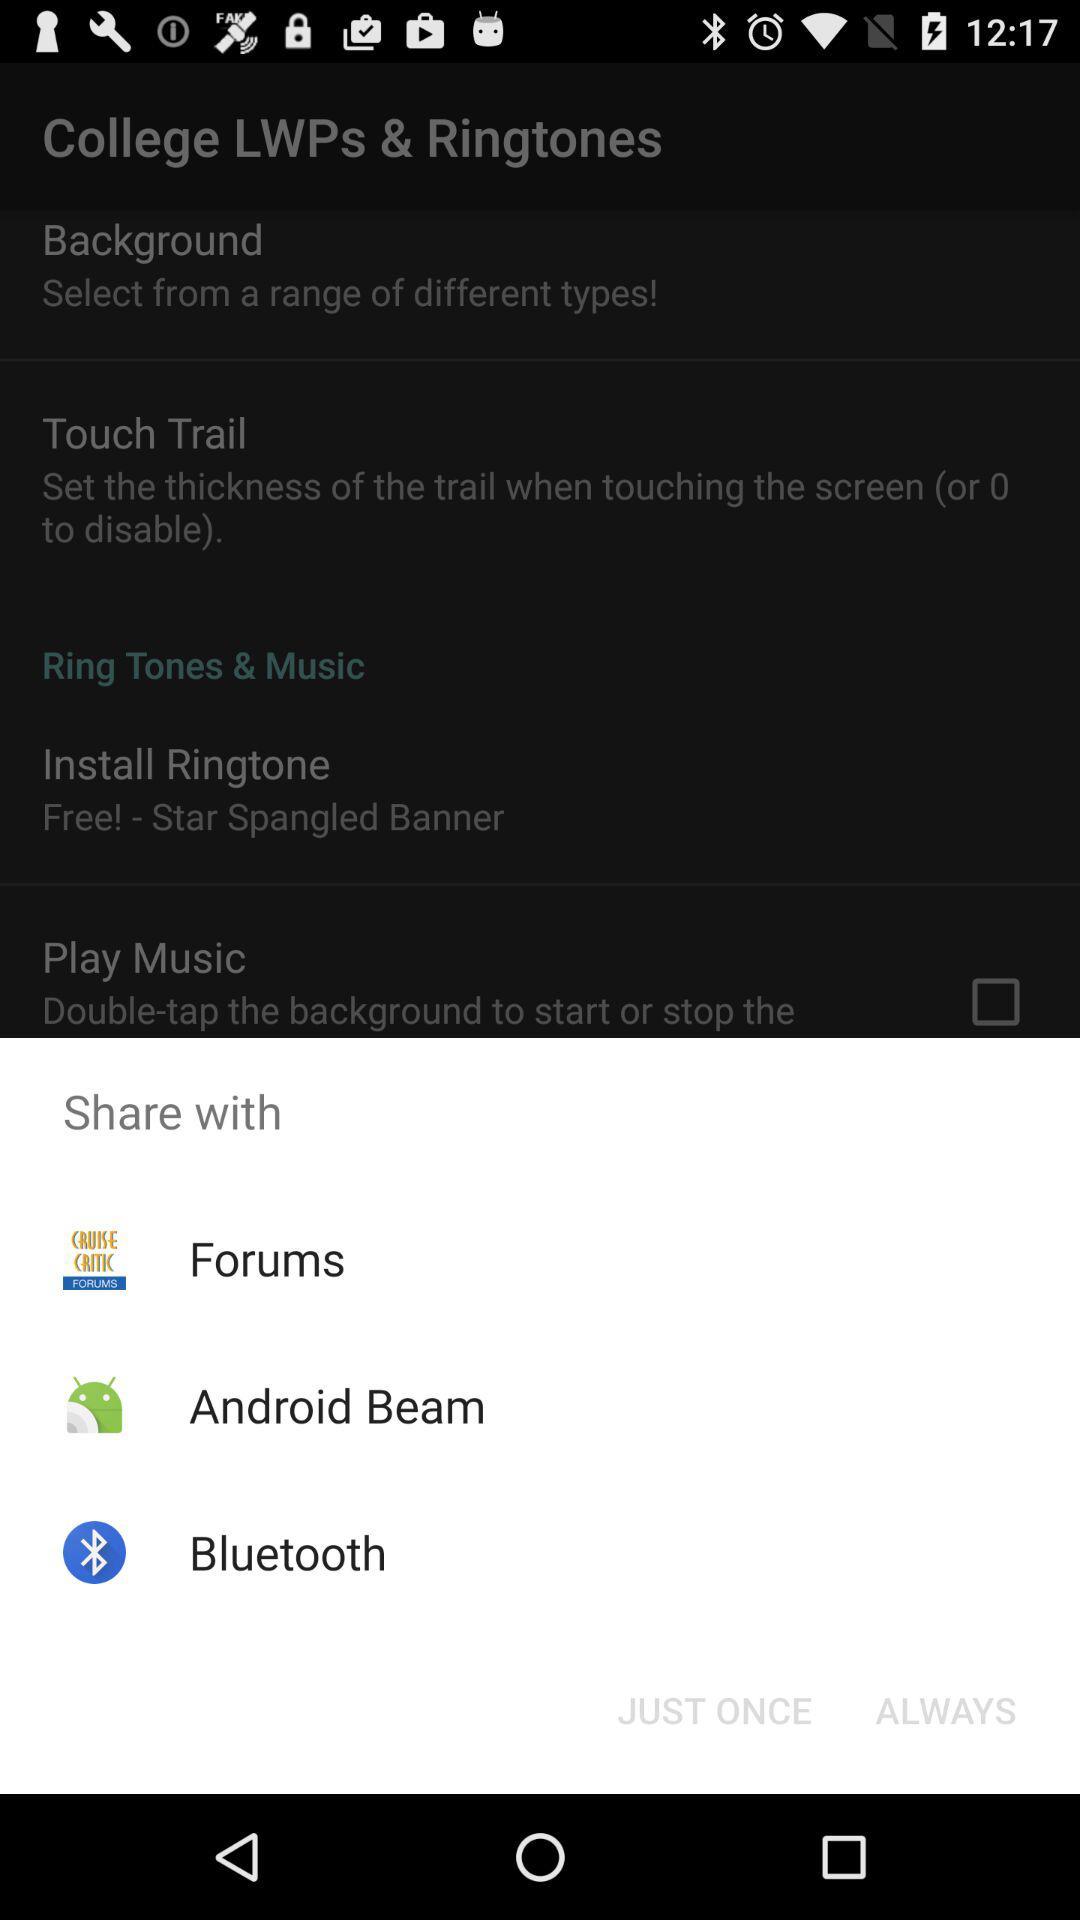 The image size is (1080, 1920). I want to click on the item below share with, so click(945, 1708).